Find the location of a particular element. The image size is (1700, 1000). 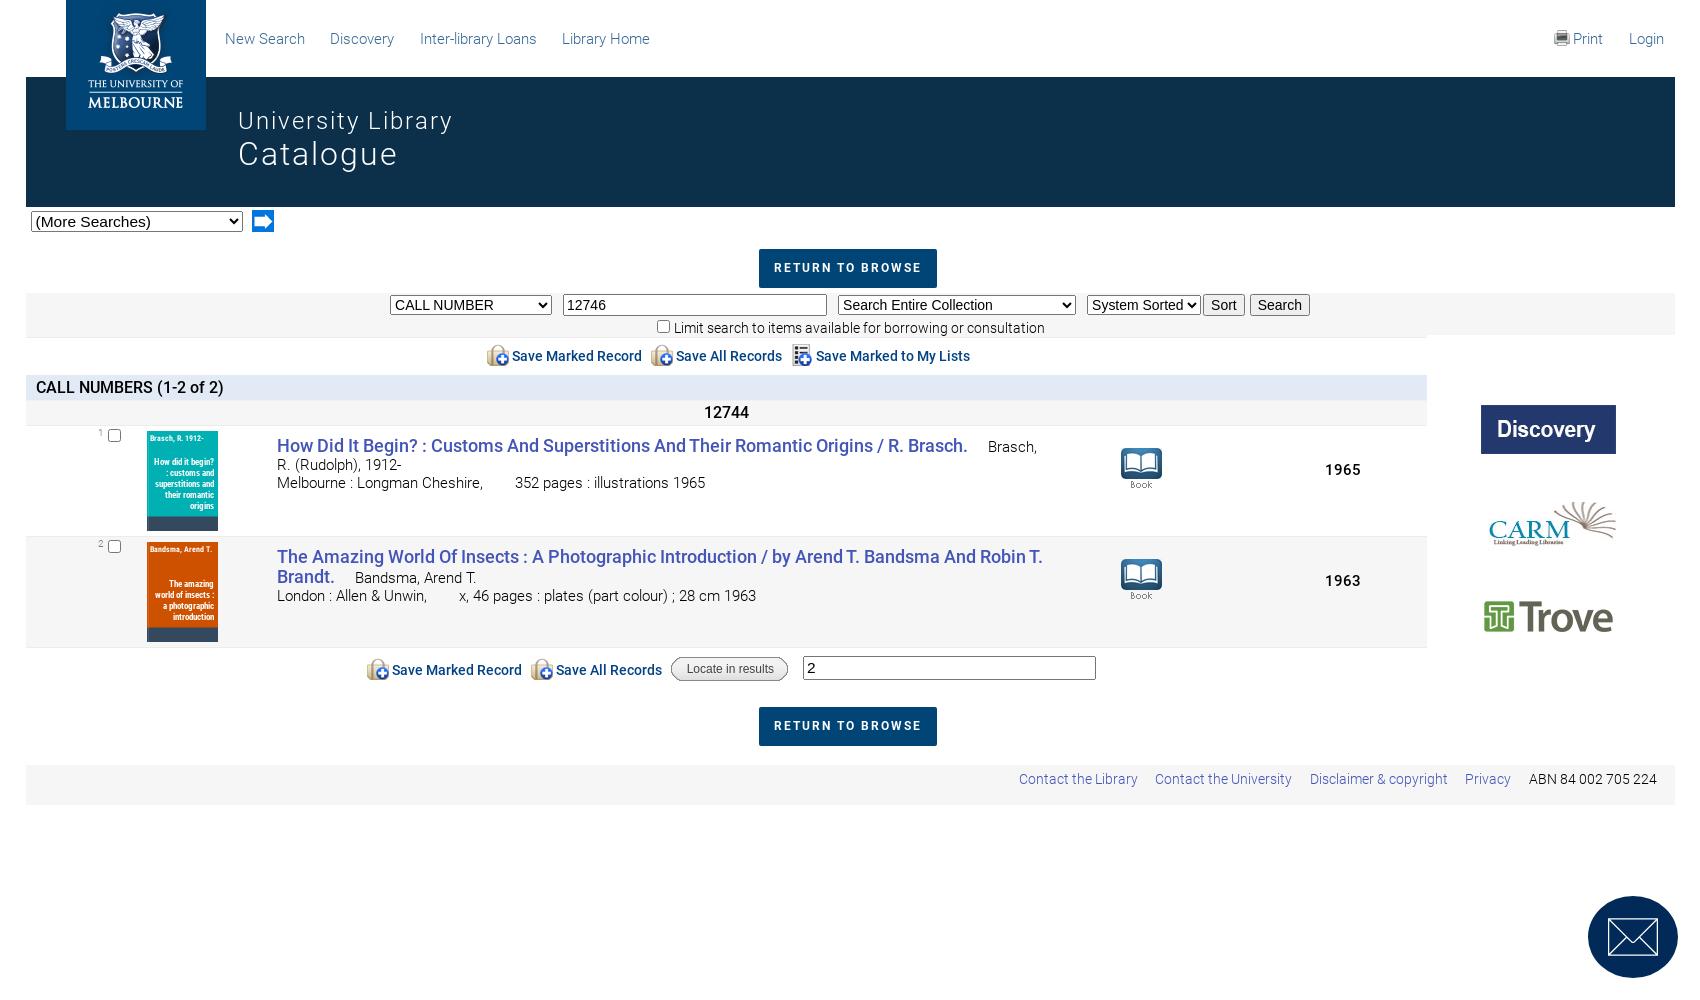

'Save Marked to My Lists' is located at coordinates (893, 355).